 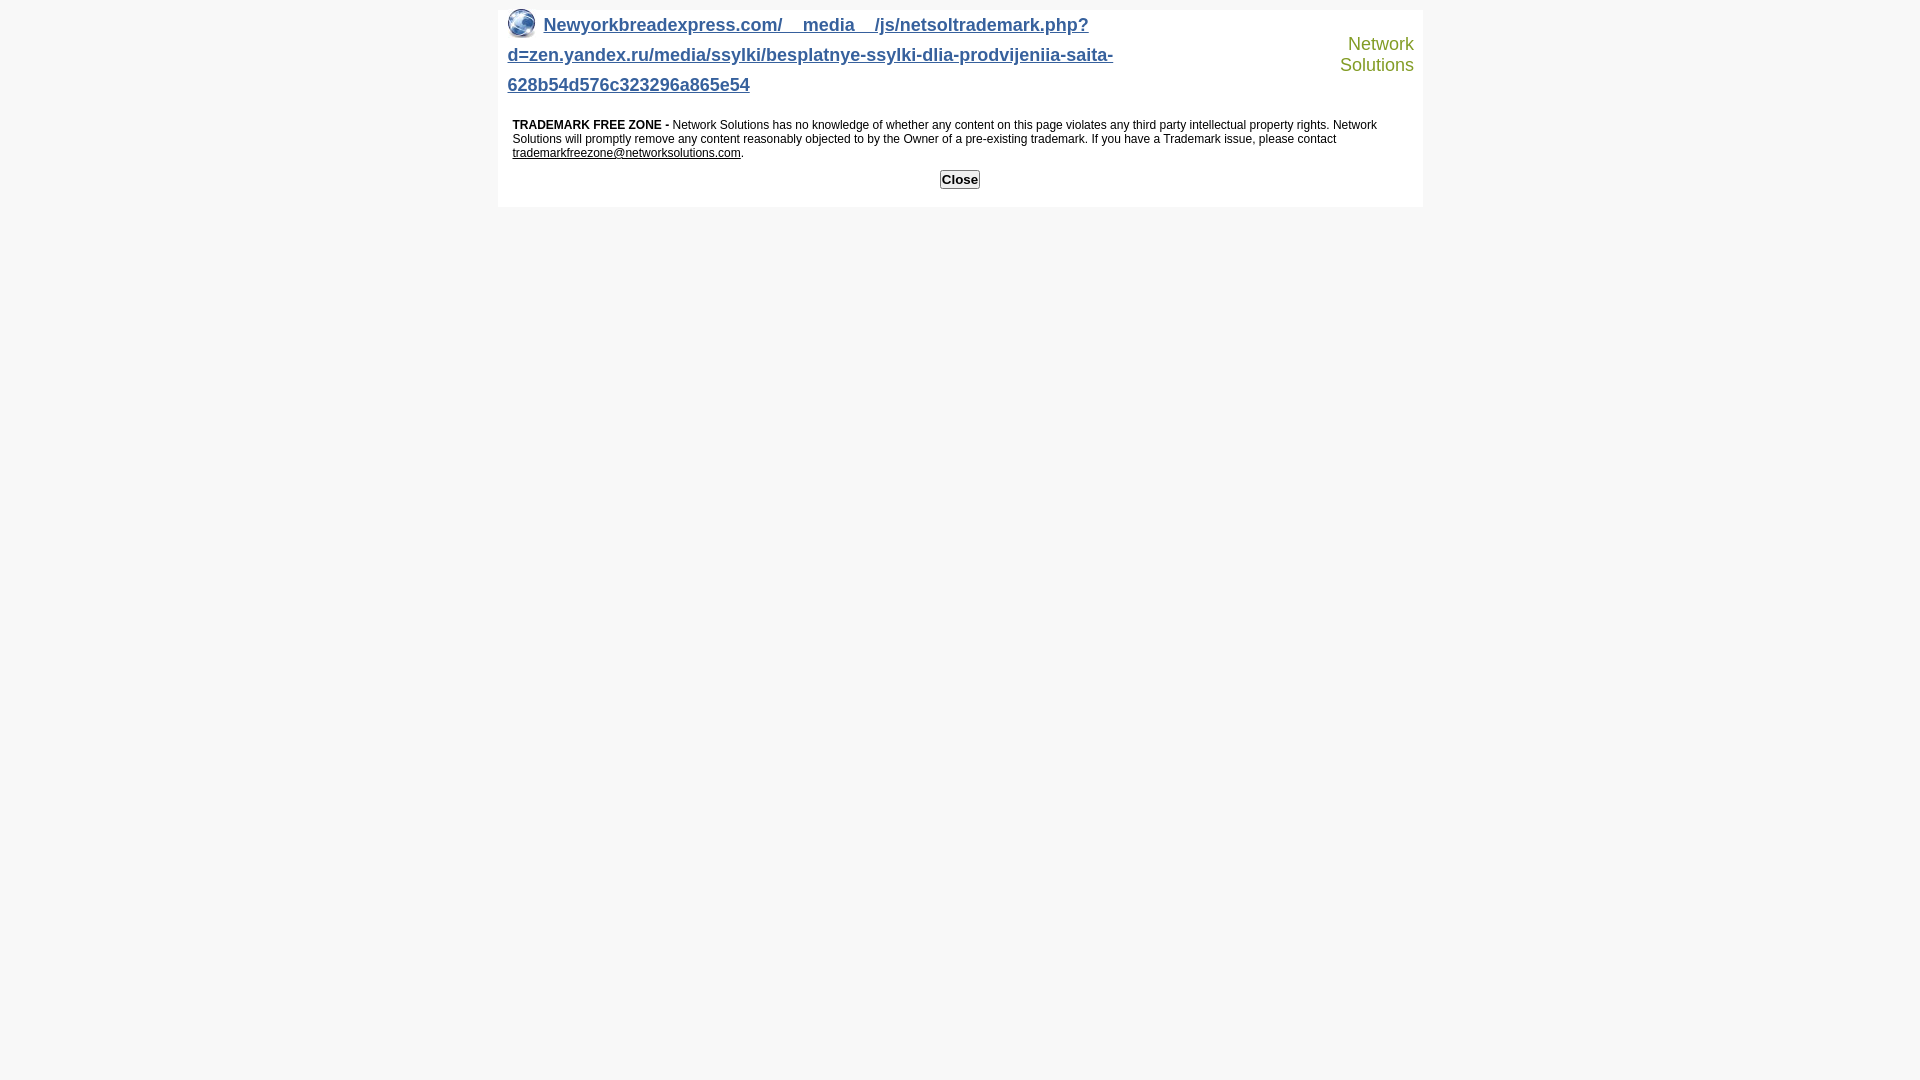 I want to click on 'Network Solutions', so click(x=1323, y=53).